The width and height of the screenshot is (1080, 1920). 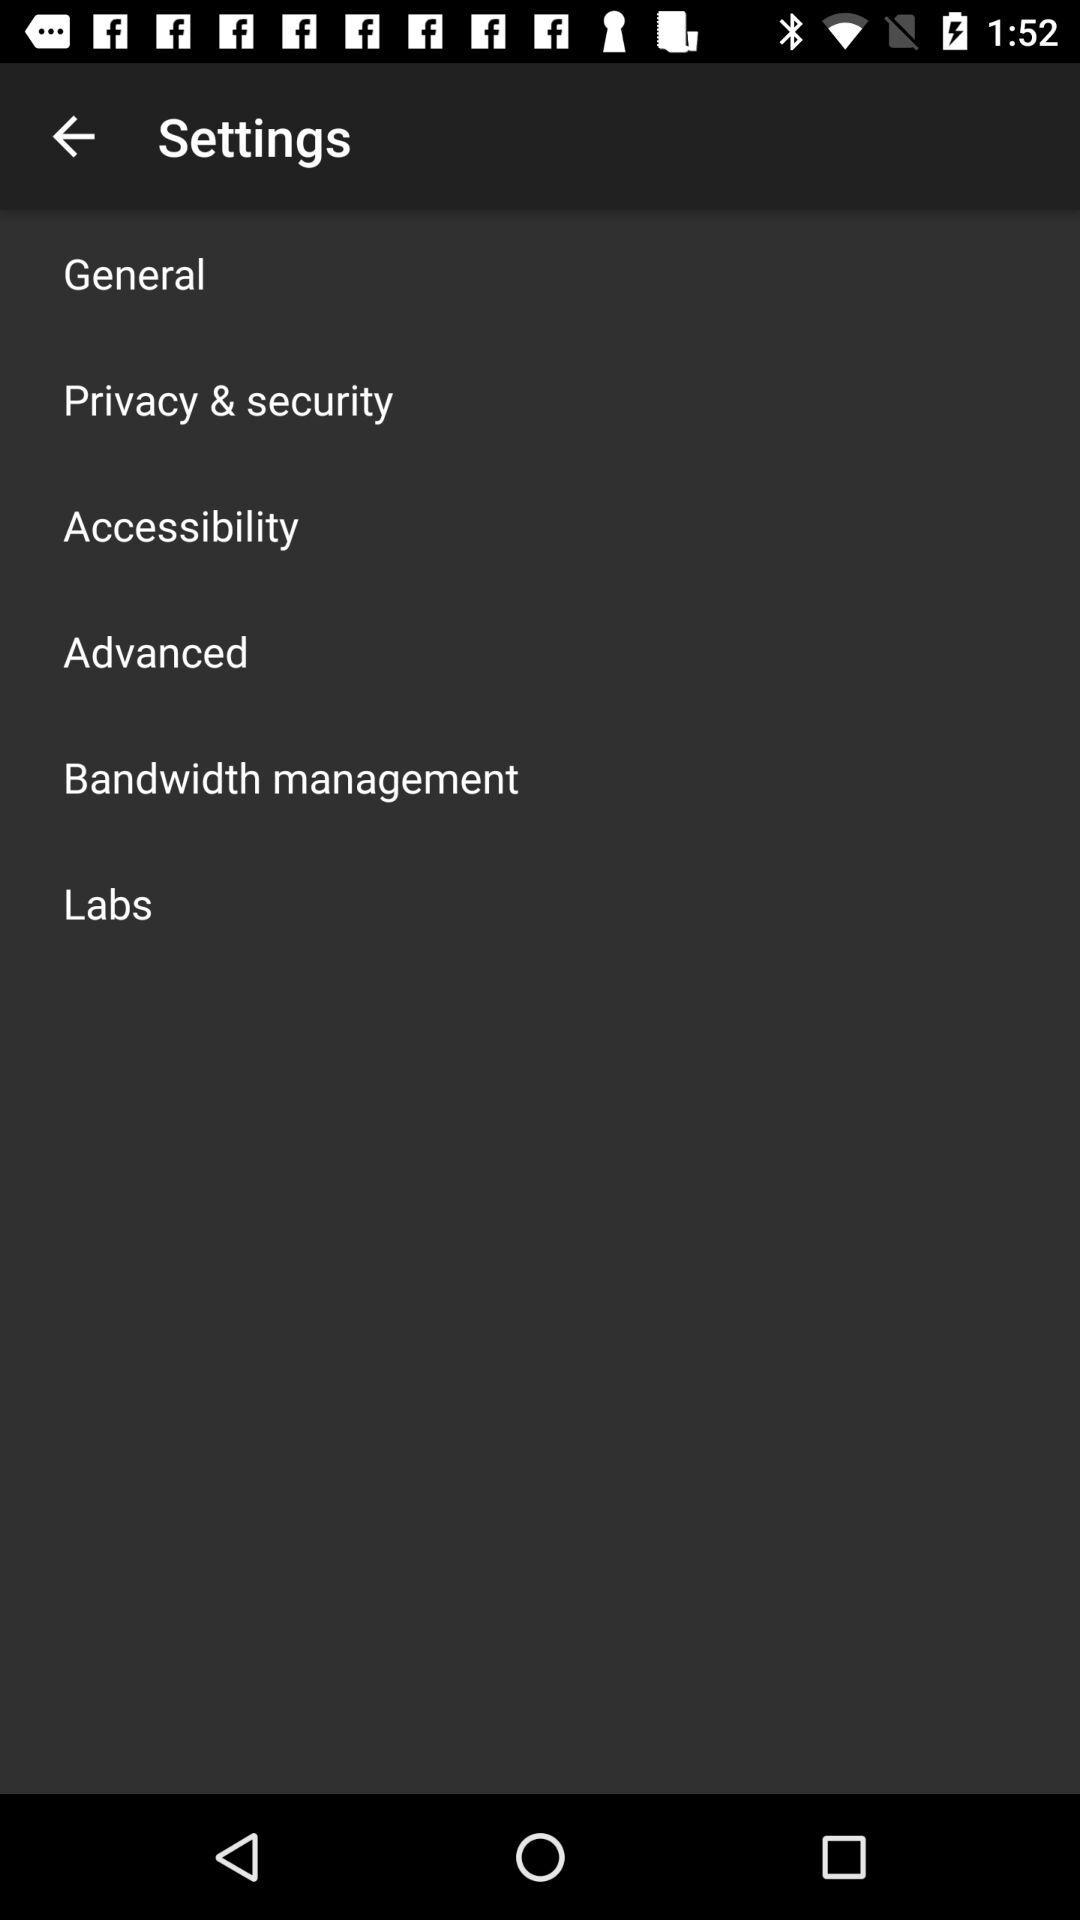 What do you see at coordinates (72, 135) in the screenshot?
I see `the app to the left of the settings icon` at bounding box center [72, 135].